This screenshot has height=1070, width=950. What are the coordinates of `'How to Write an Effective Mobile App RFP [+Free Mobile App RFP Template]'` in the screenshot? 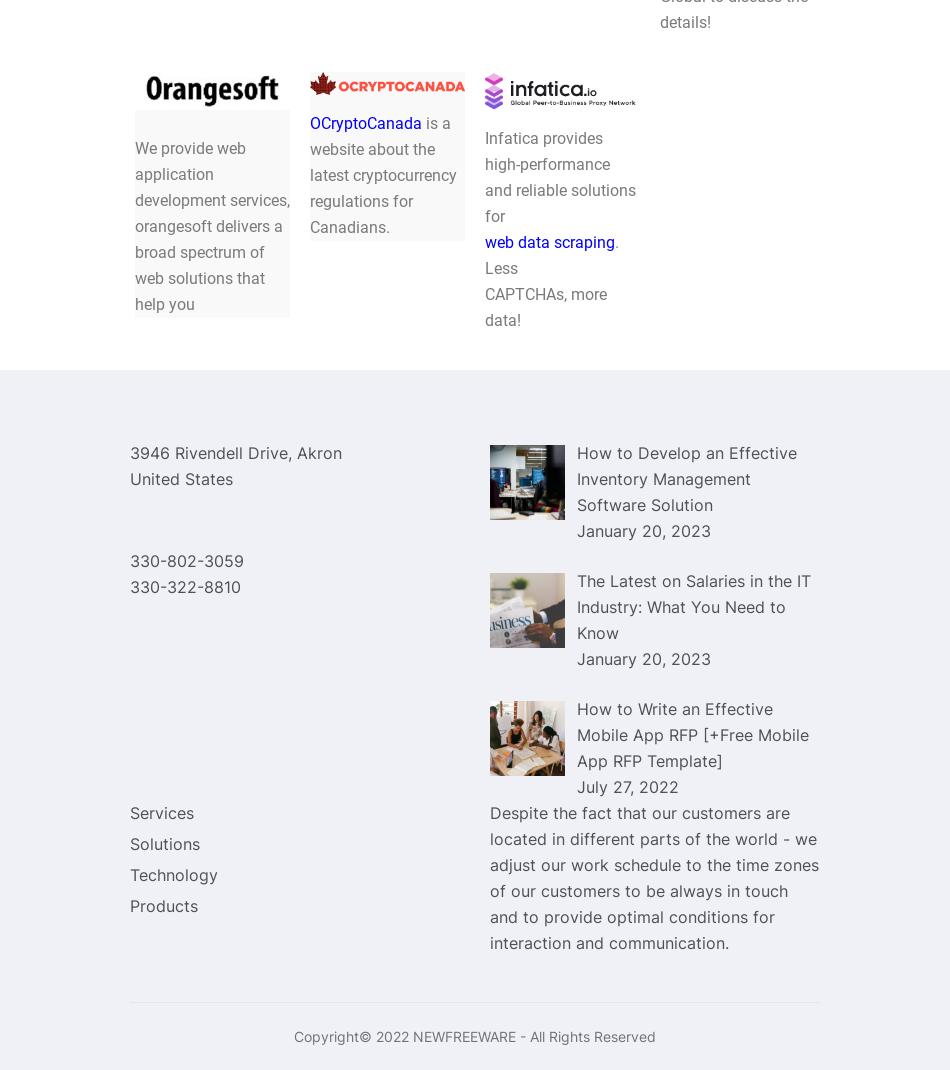 It's located at (693, 733).